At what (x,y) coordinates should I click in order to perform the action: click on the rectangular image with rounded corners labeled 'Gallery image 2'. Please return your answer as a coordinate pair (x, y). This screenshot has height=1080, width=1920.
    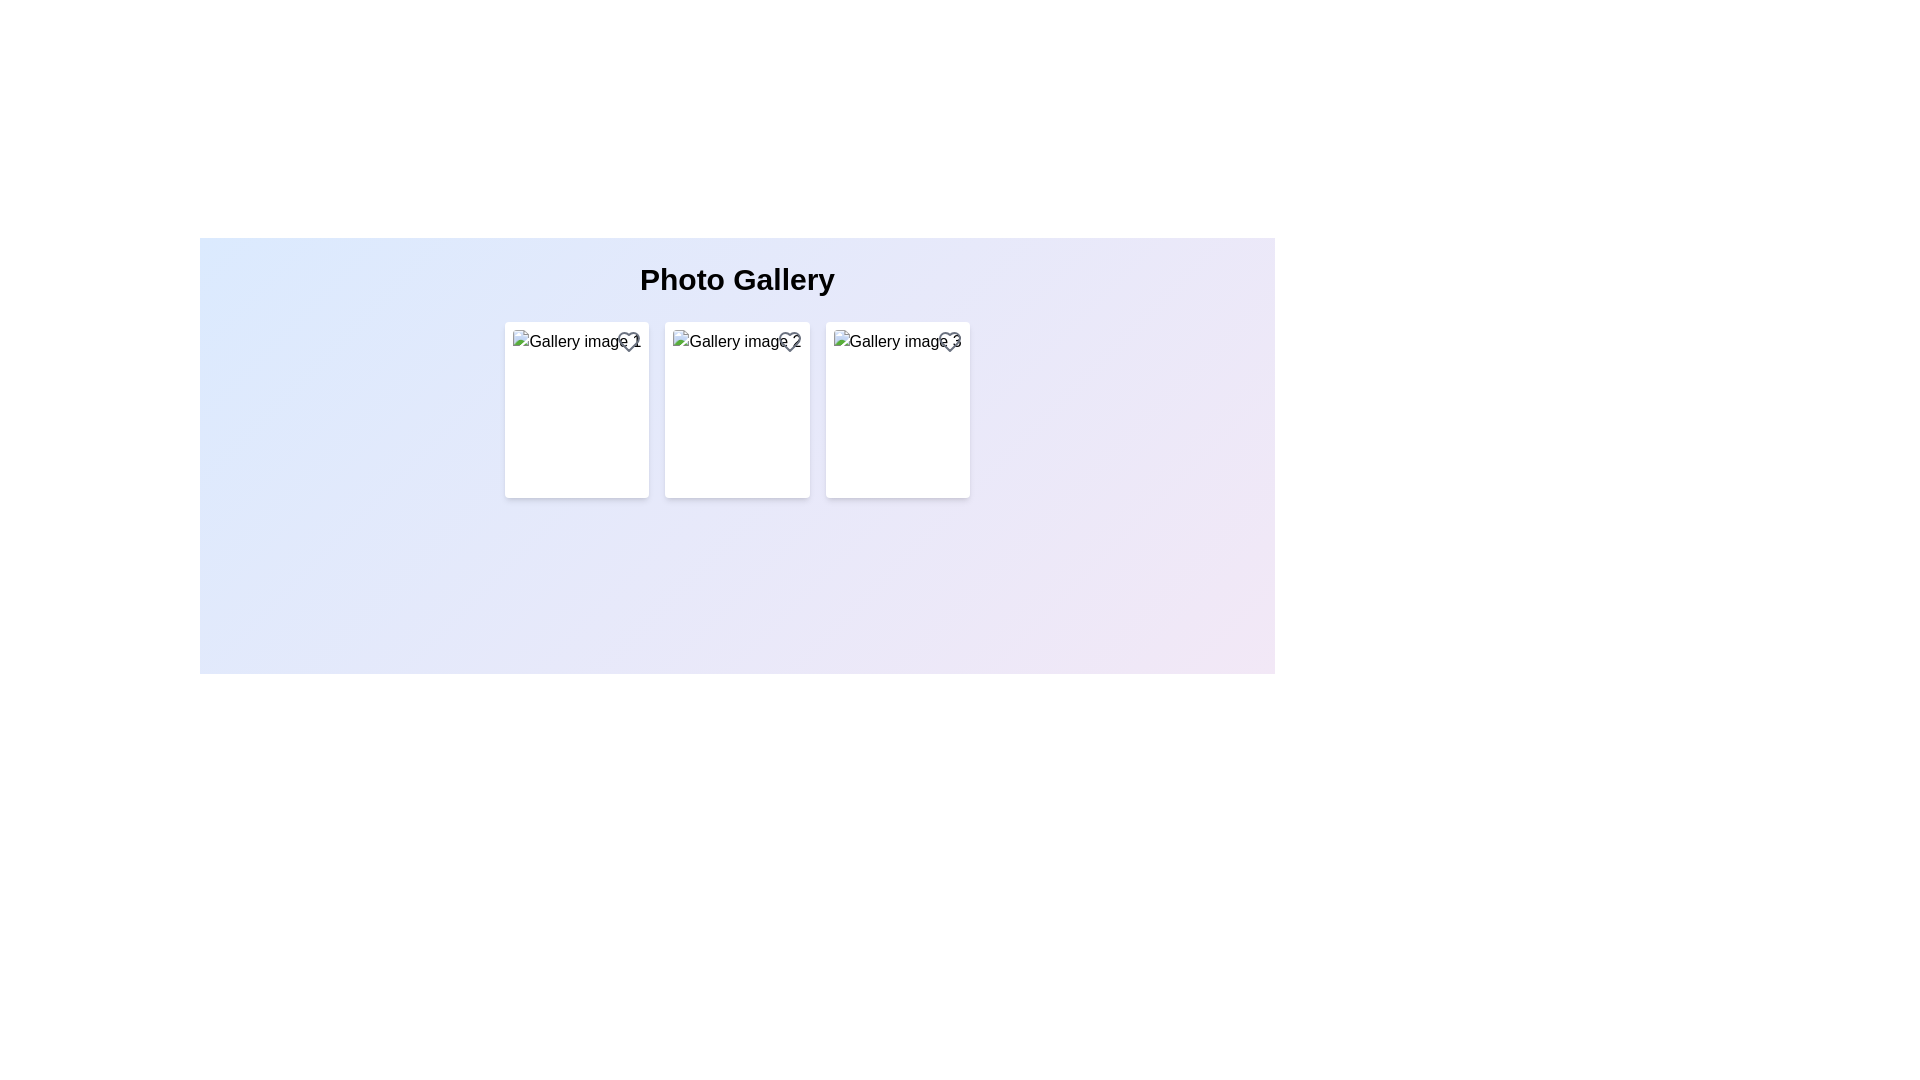
    Looking at the image, I should click on (736, 408).